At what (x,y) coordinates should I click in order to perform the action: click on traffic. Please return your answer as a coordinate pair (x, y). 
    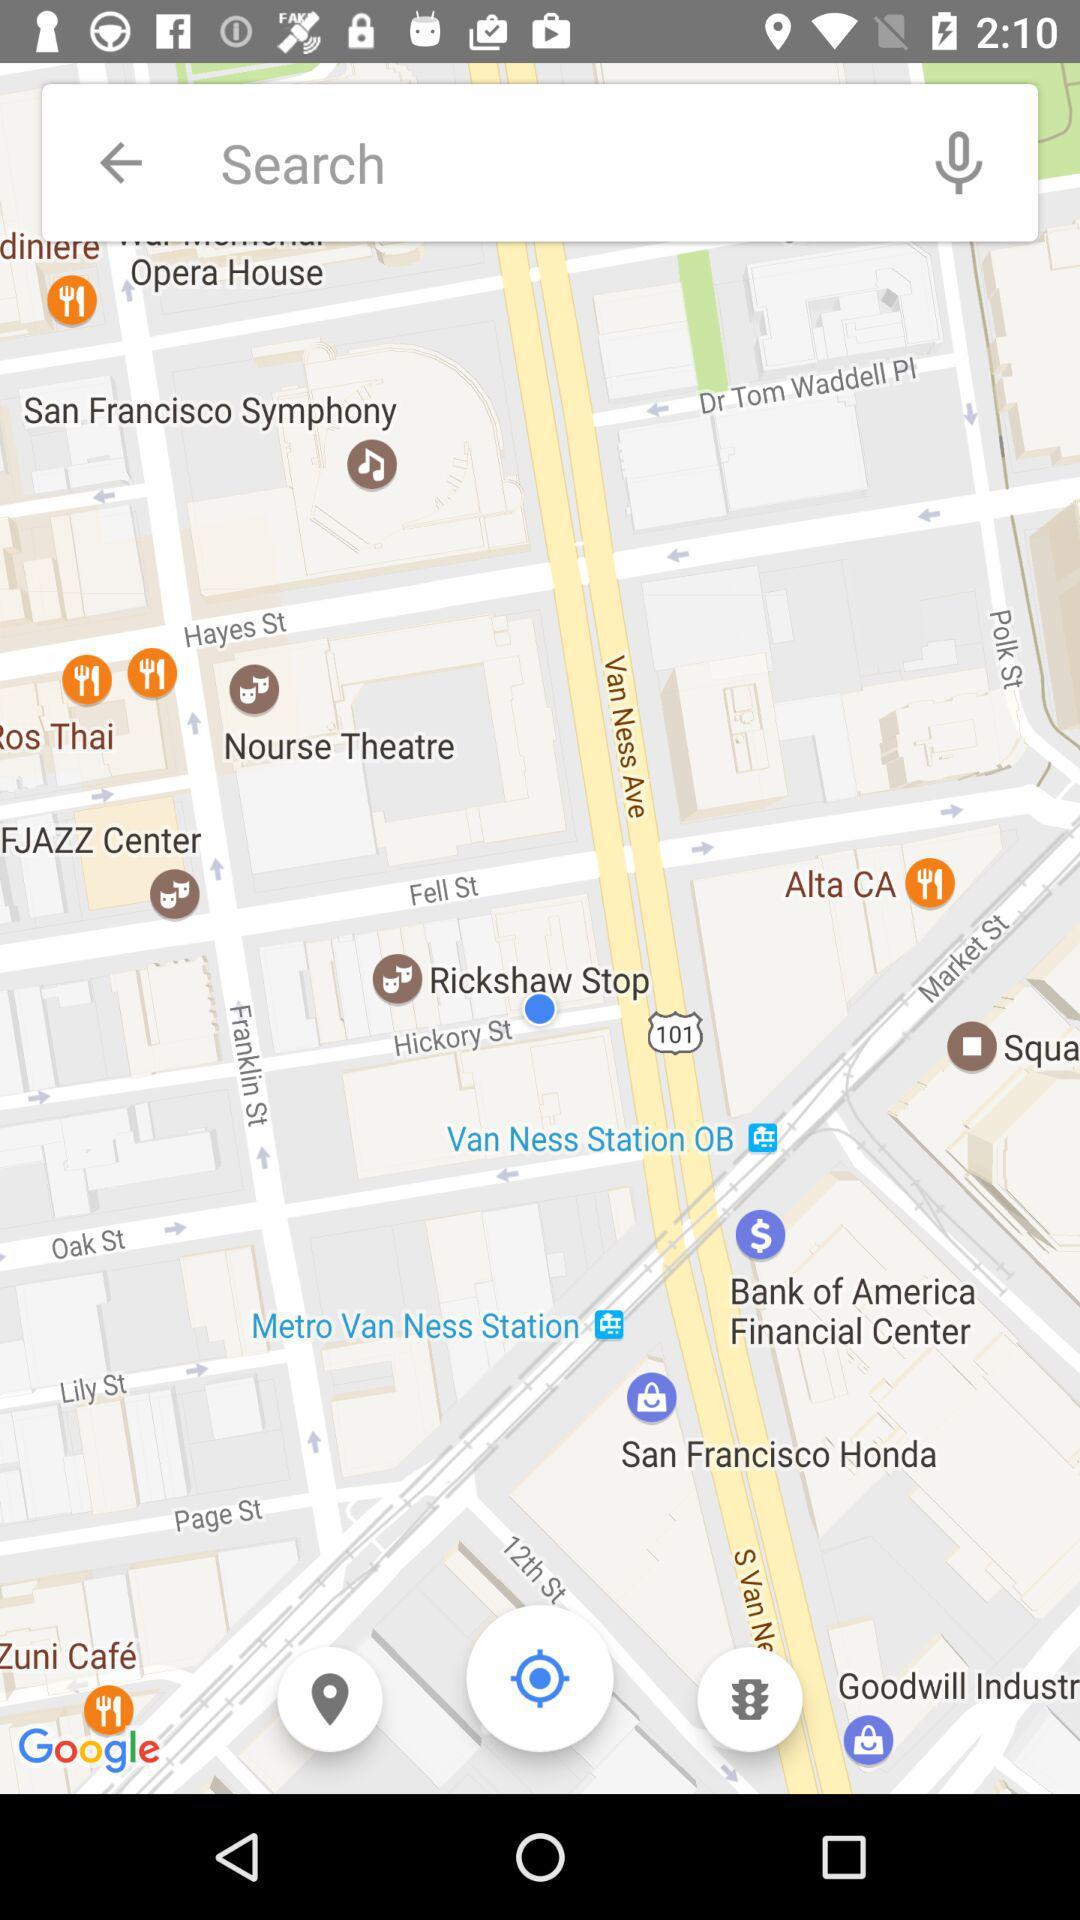
    Looking at the image, I should click on (749, 1698).